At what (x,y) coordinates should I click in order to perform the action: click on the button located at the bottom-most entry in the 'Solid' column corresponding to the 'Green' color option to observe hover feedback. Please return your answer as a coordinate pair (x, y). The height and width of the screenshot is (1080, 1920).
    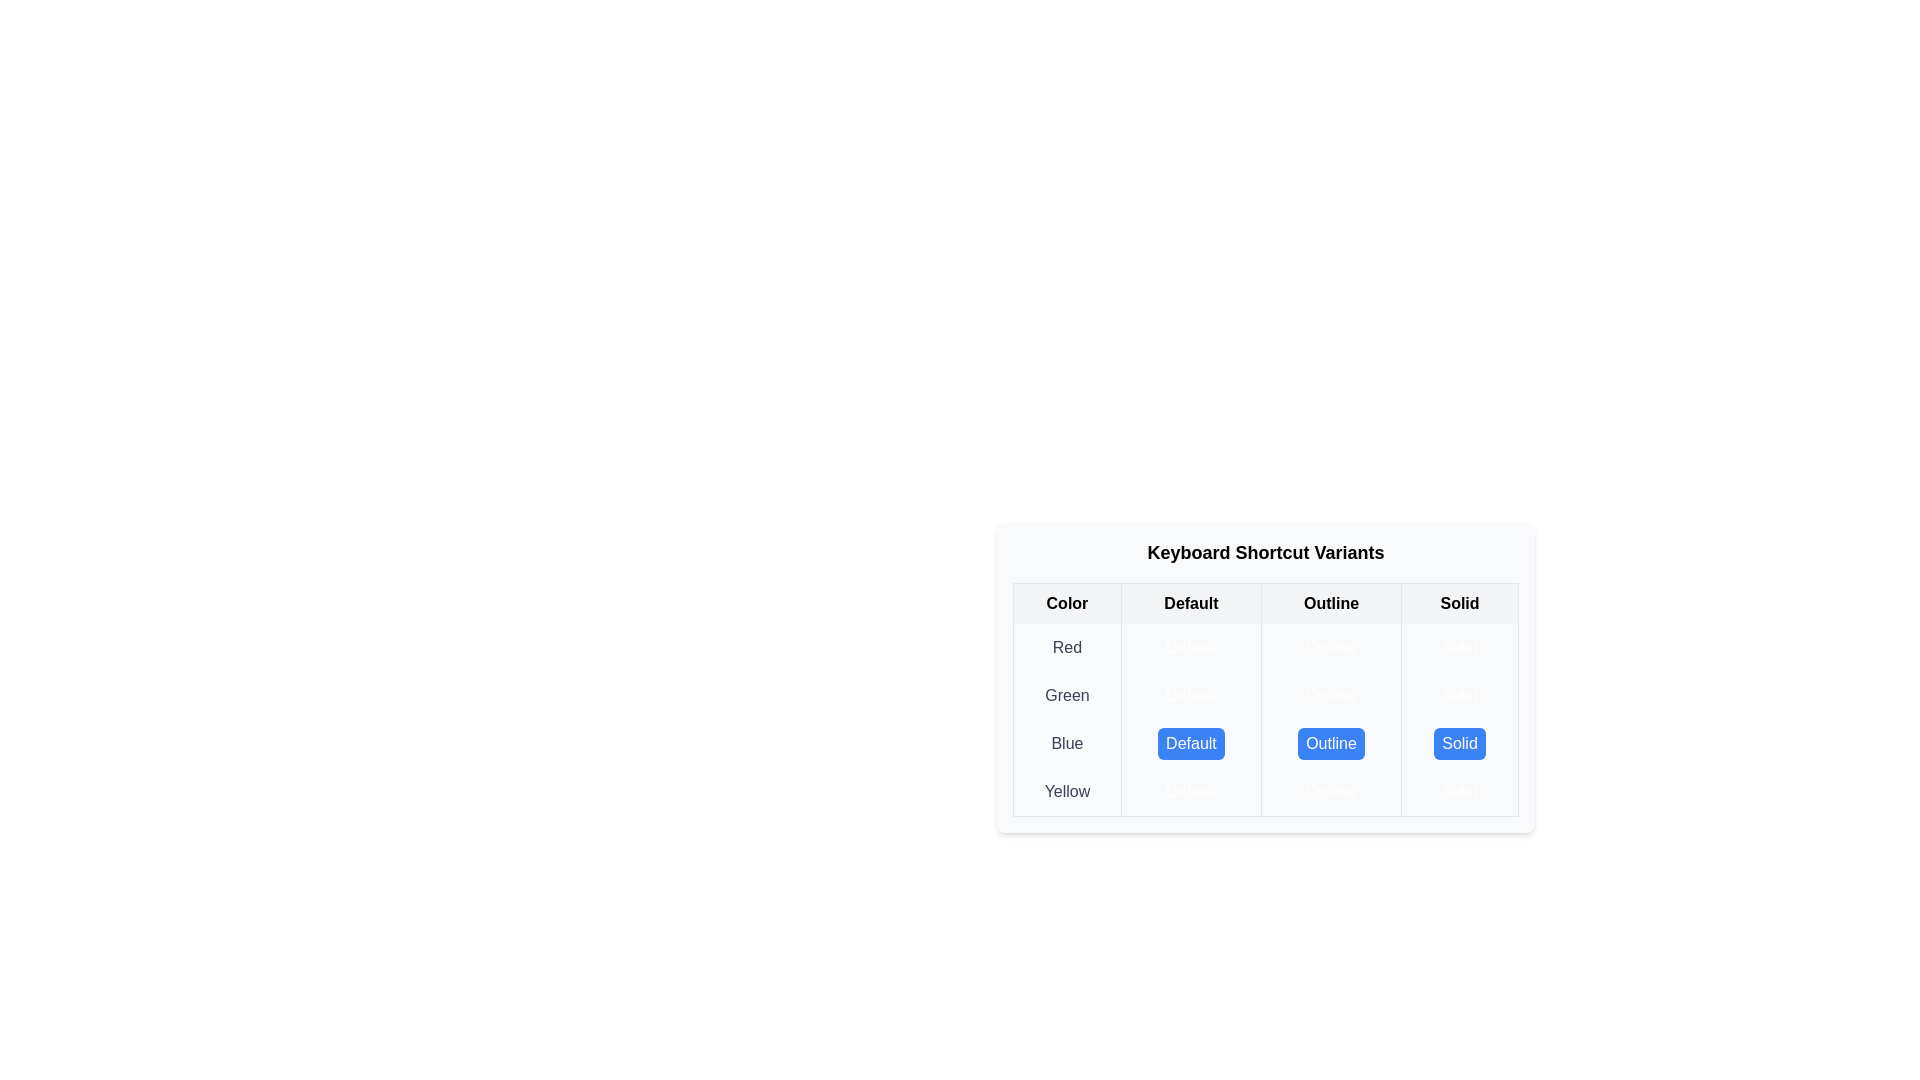
    Looking at the image, I should click on (1459, 694).